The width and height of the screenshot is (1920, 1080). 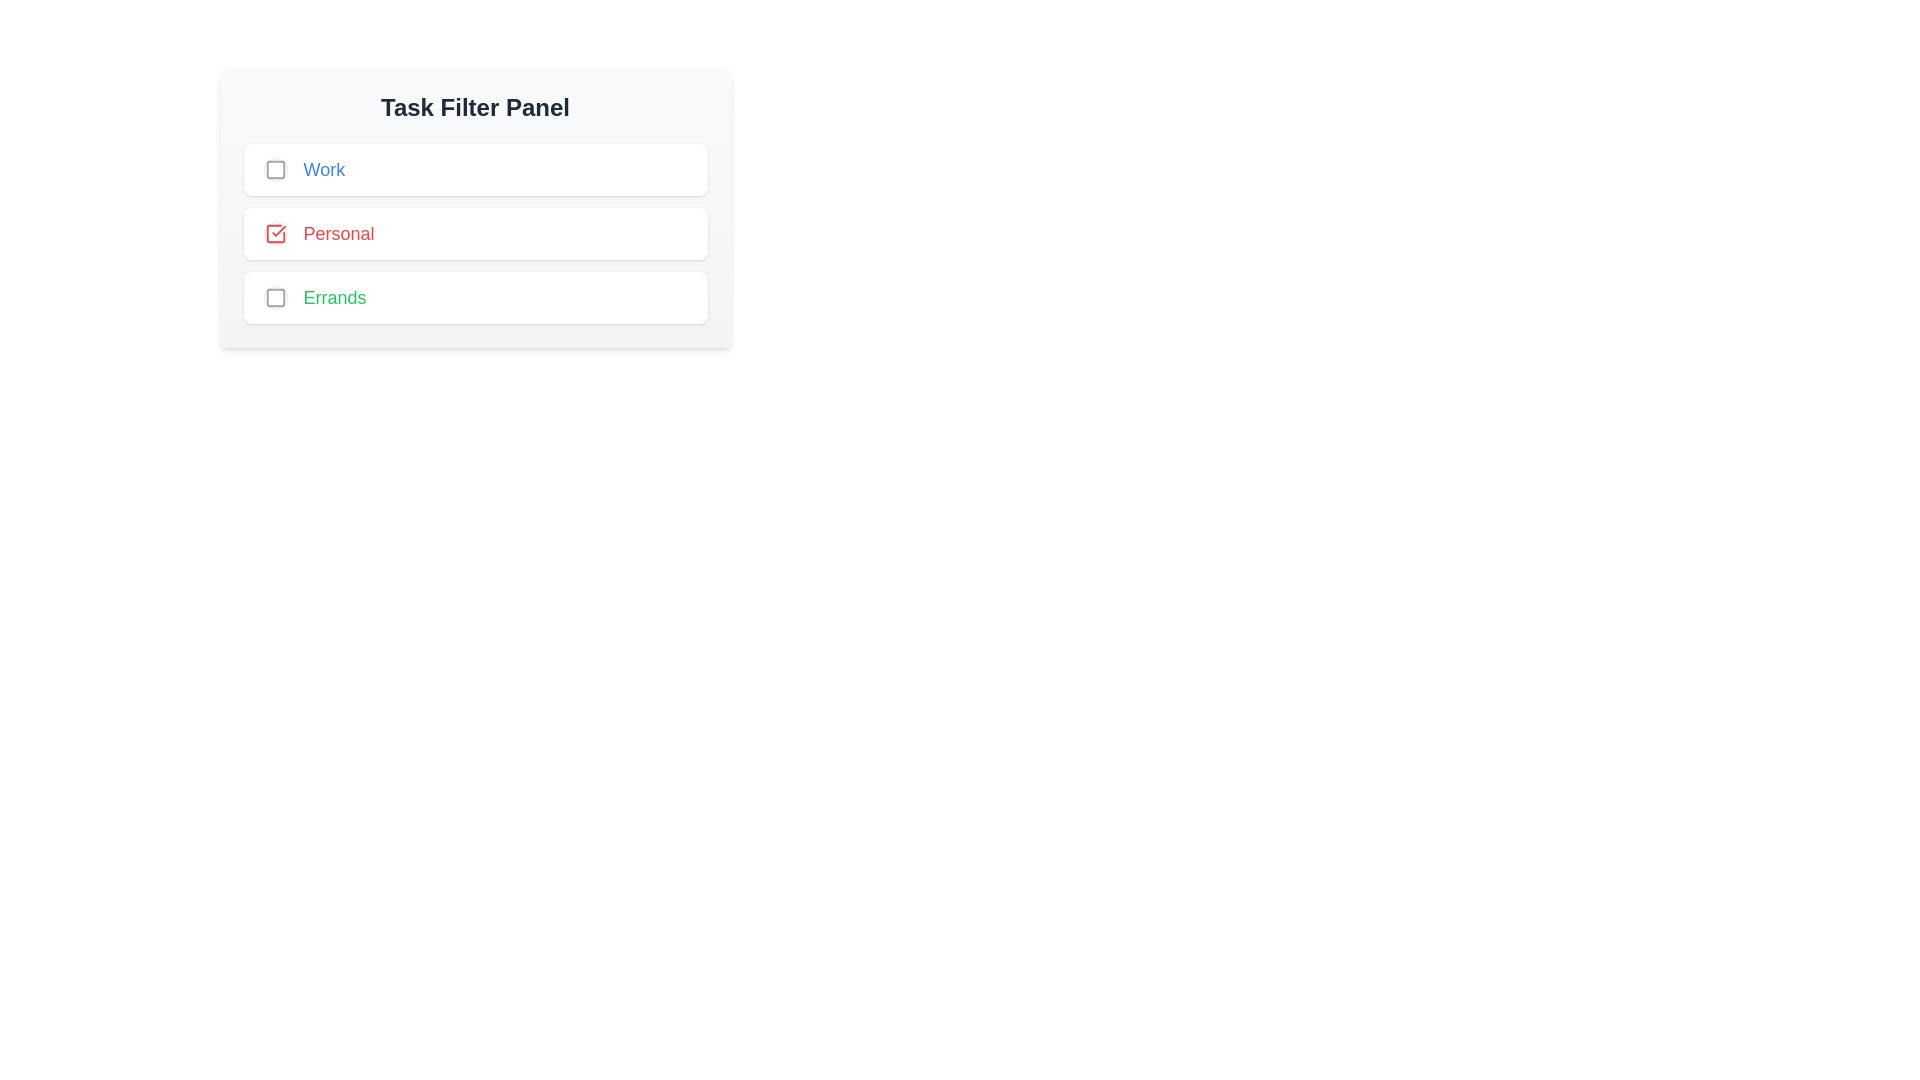 What do you see at coordinates (274, 297) in the screenshot?
I see `the Checkbox icon located inside the 'Task Filter Panel' next to the label 'Errands'` at bounding box center [274, 297].